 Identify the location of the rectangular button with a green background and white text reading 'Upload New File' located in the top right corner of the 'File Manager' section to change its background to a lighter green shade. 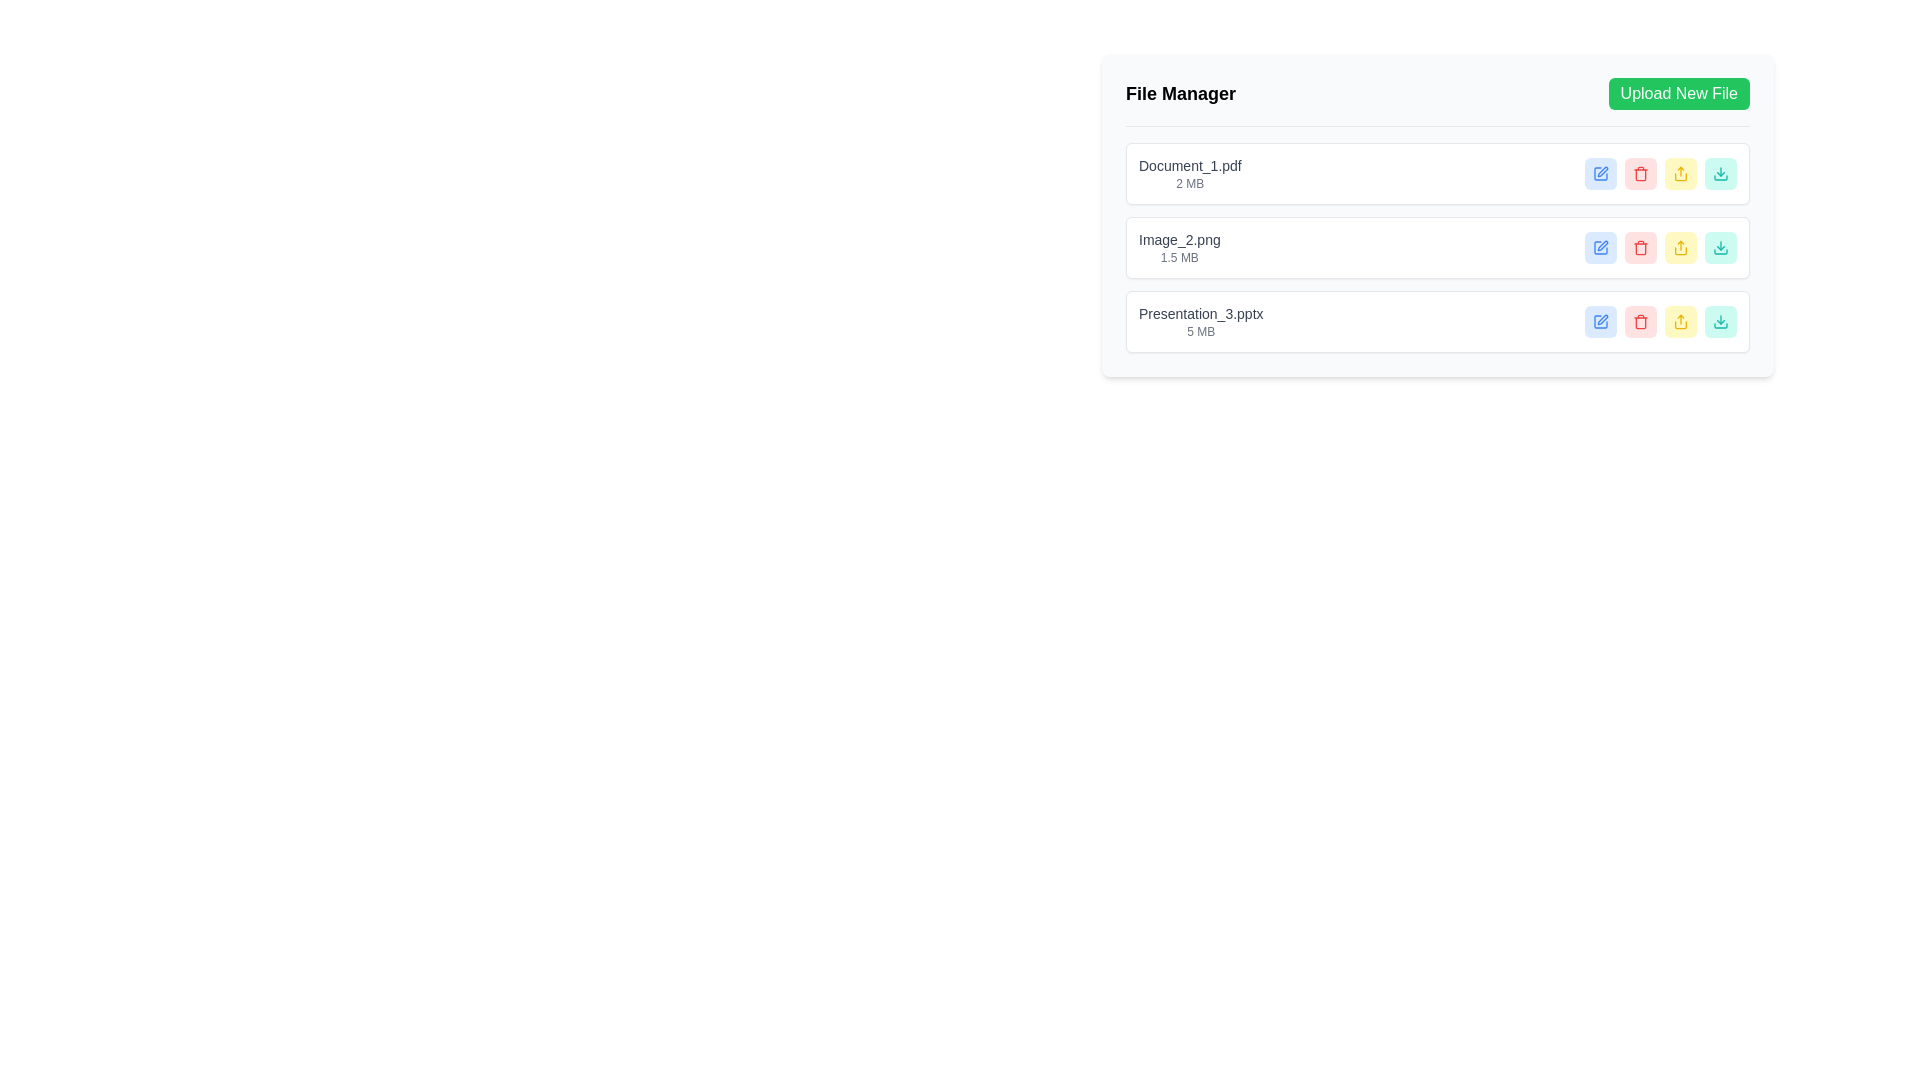
(1679, 93).